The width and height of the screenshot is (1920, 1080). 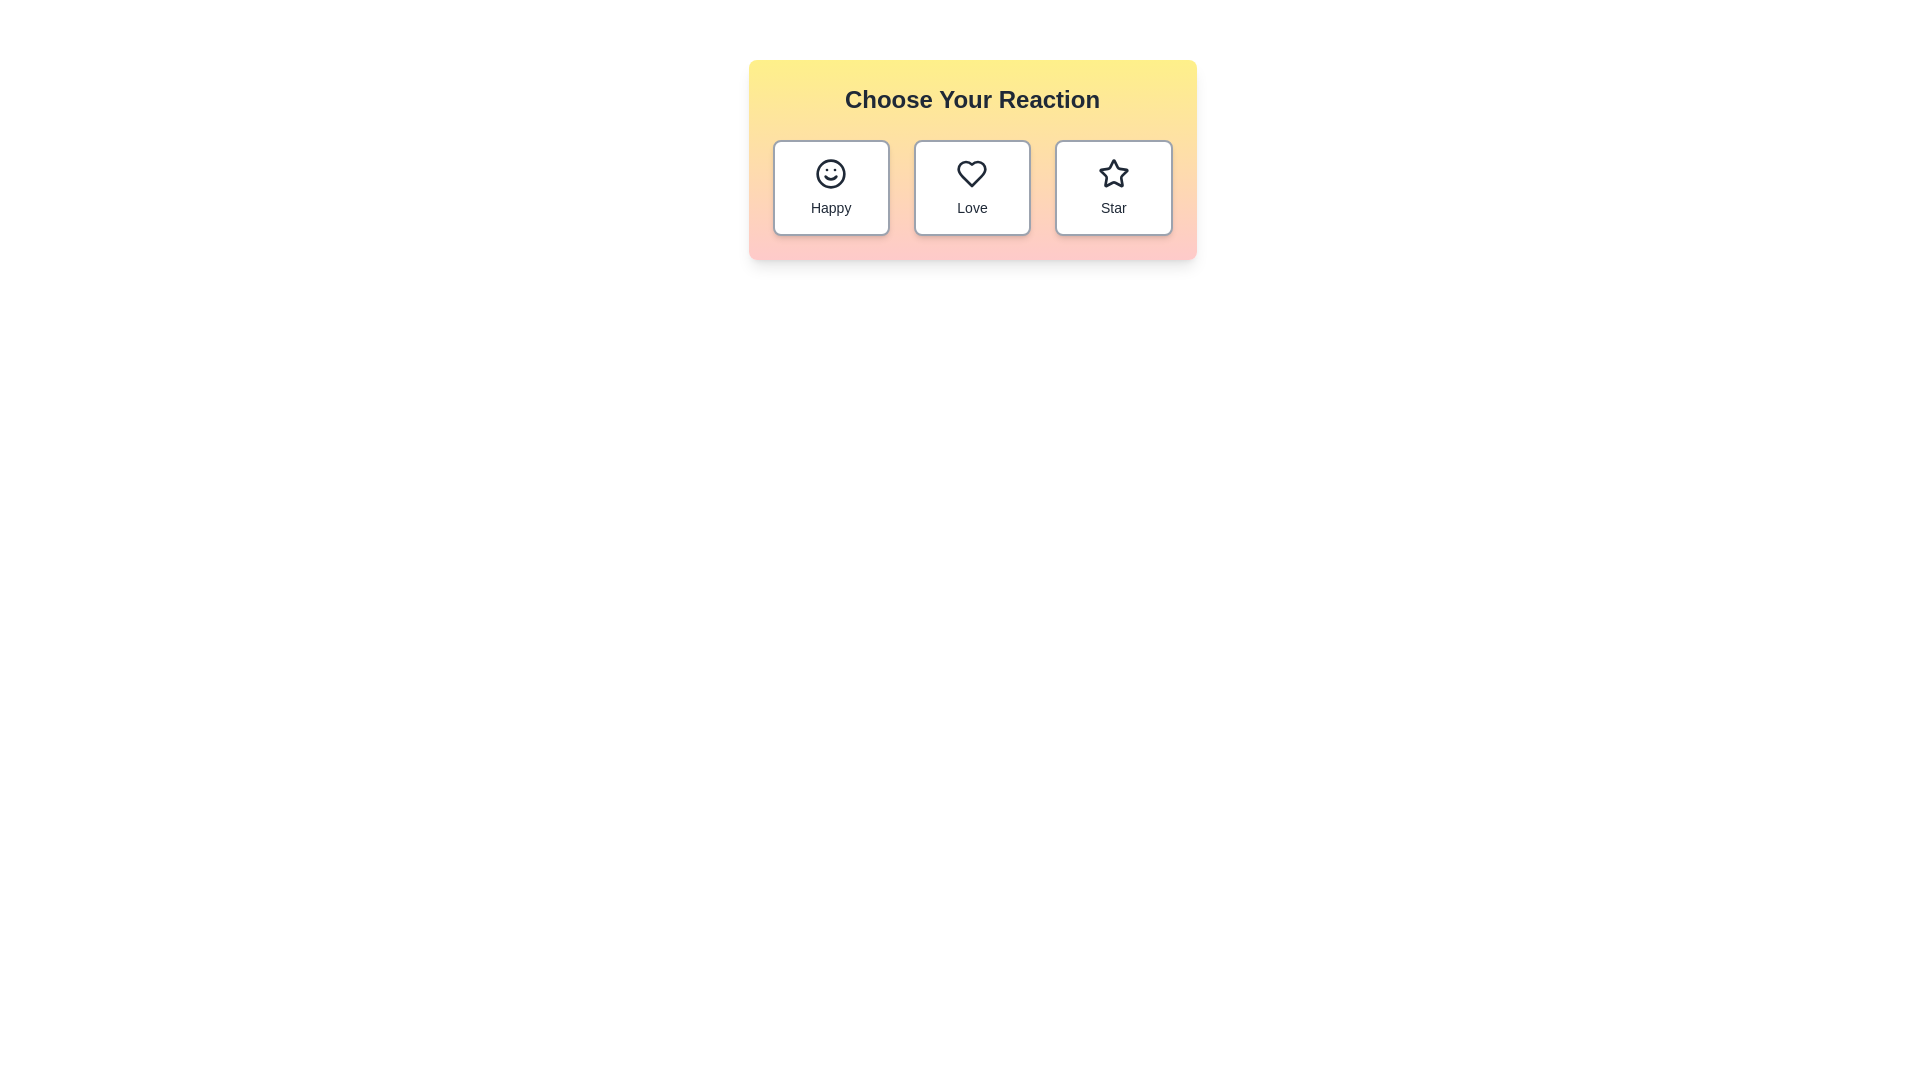 I want to click on the reaction icon corresponding to Love to toggle its selection, so click(x=971, y=188).